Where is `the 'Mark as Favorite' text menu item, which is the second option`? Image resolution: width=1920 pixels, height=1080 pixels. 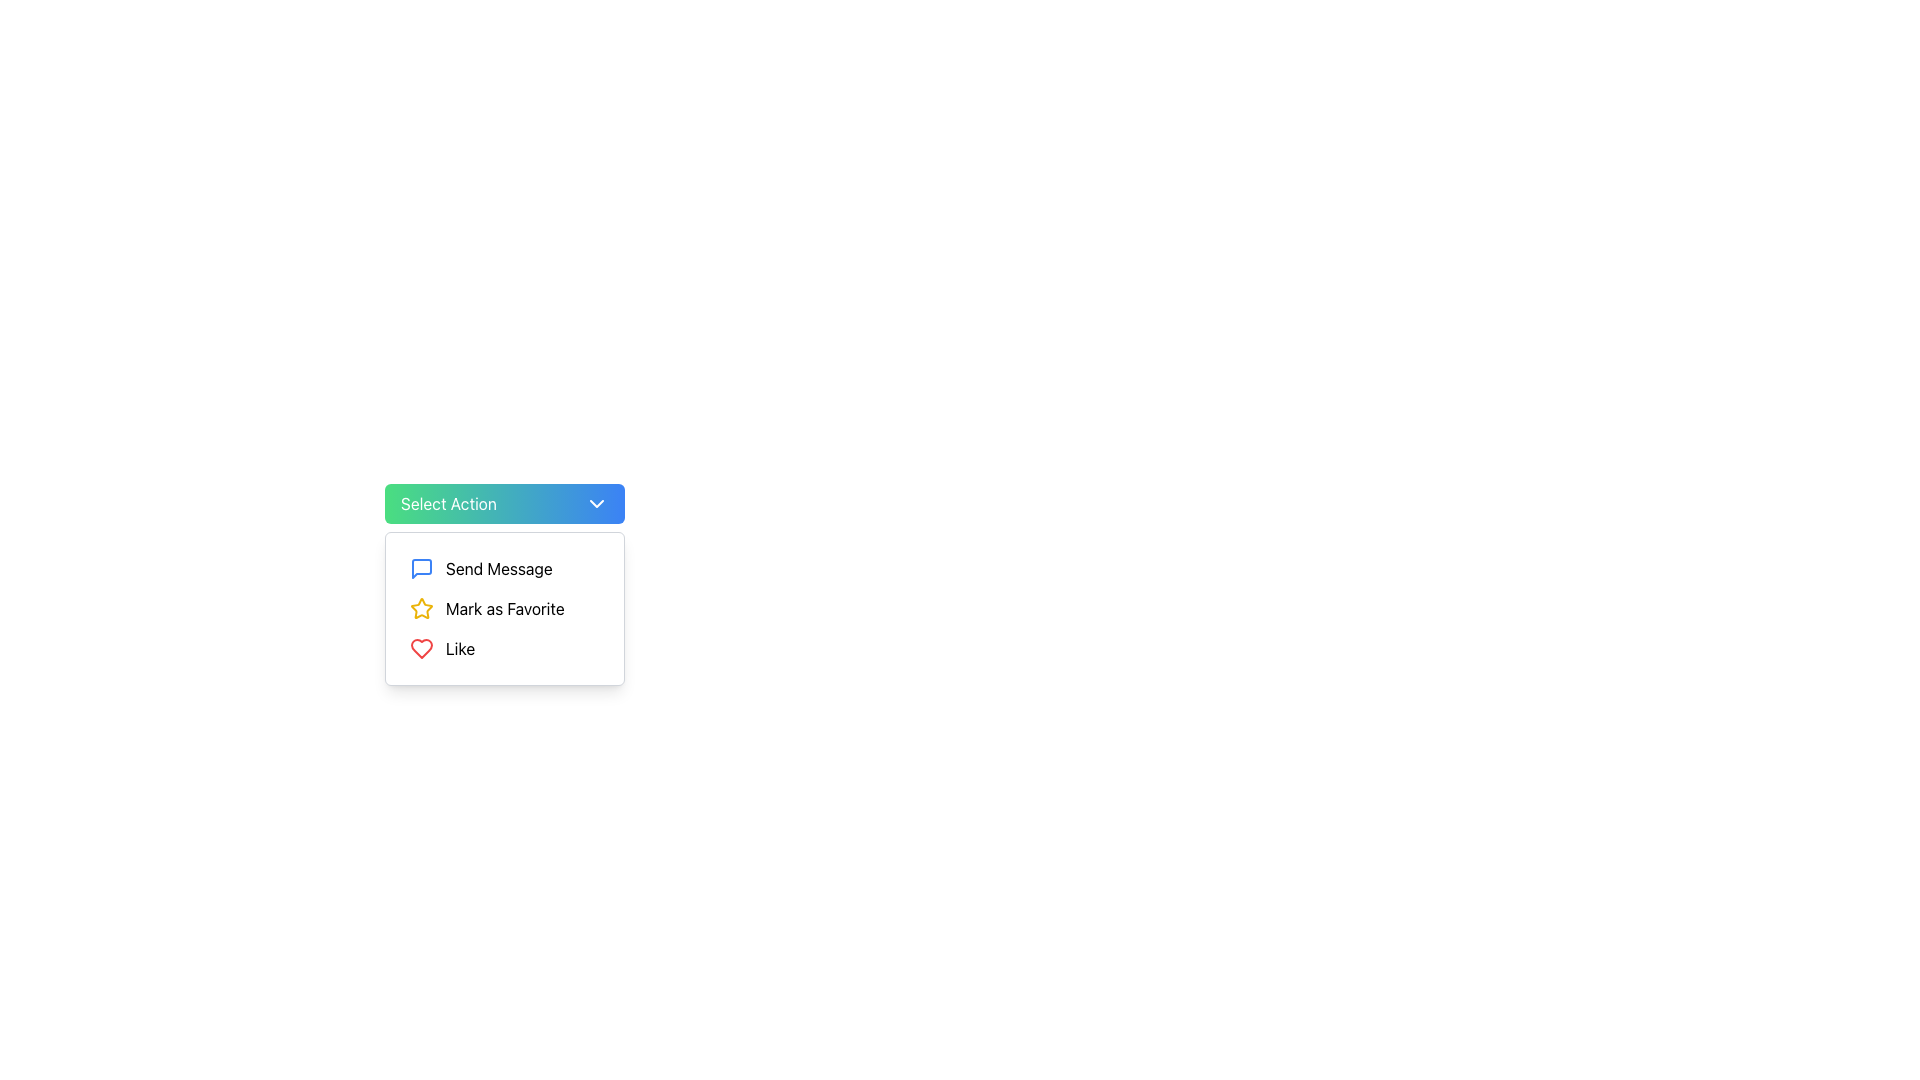
the 'Mark as Favorite' text menu item, which is the second option is located at coordinates (505, 608).